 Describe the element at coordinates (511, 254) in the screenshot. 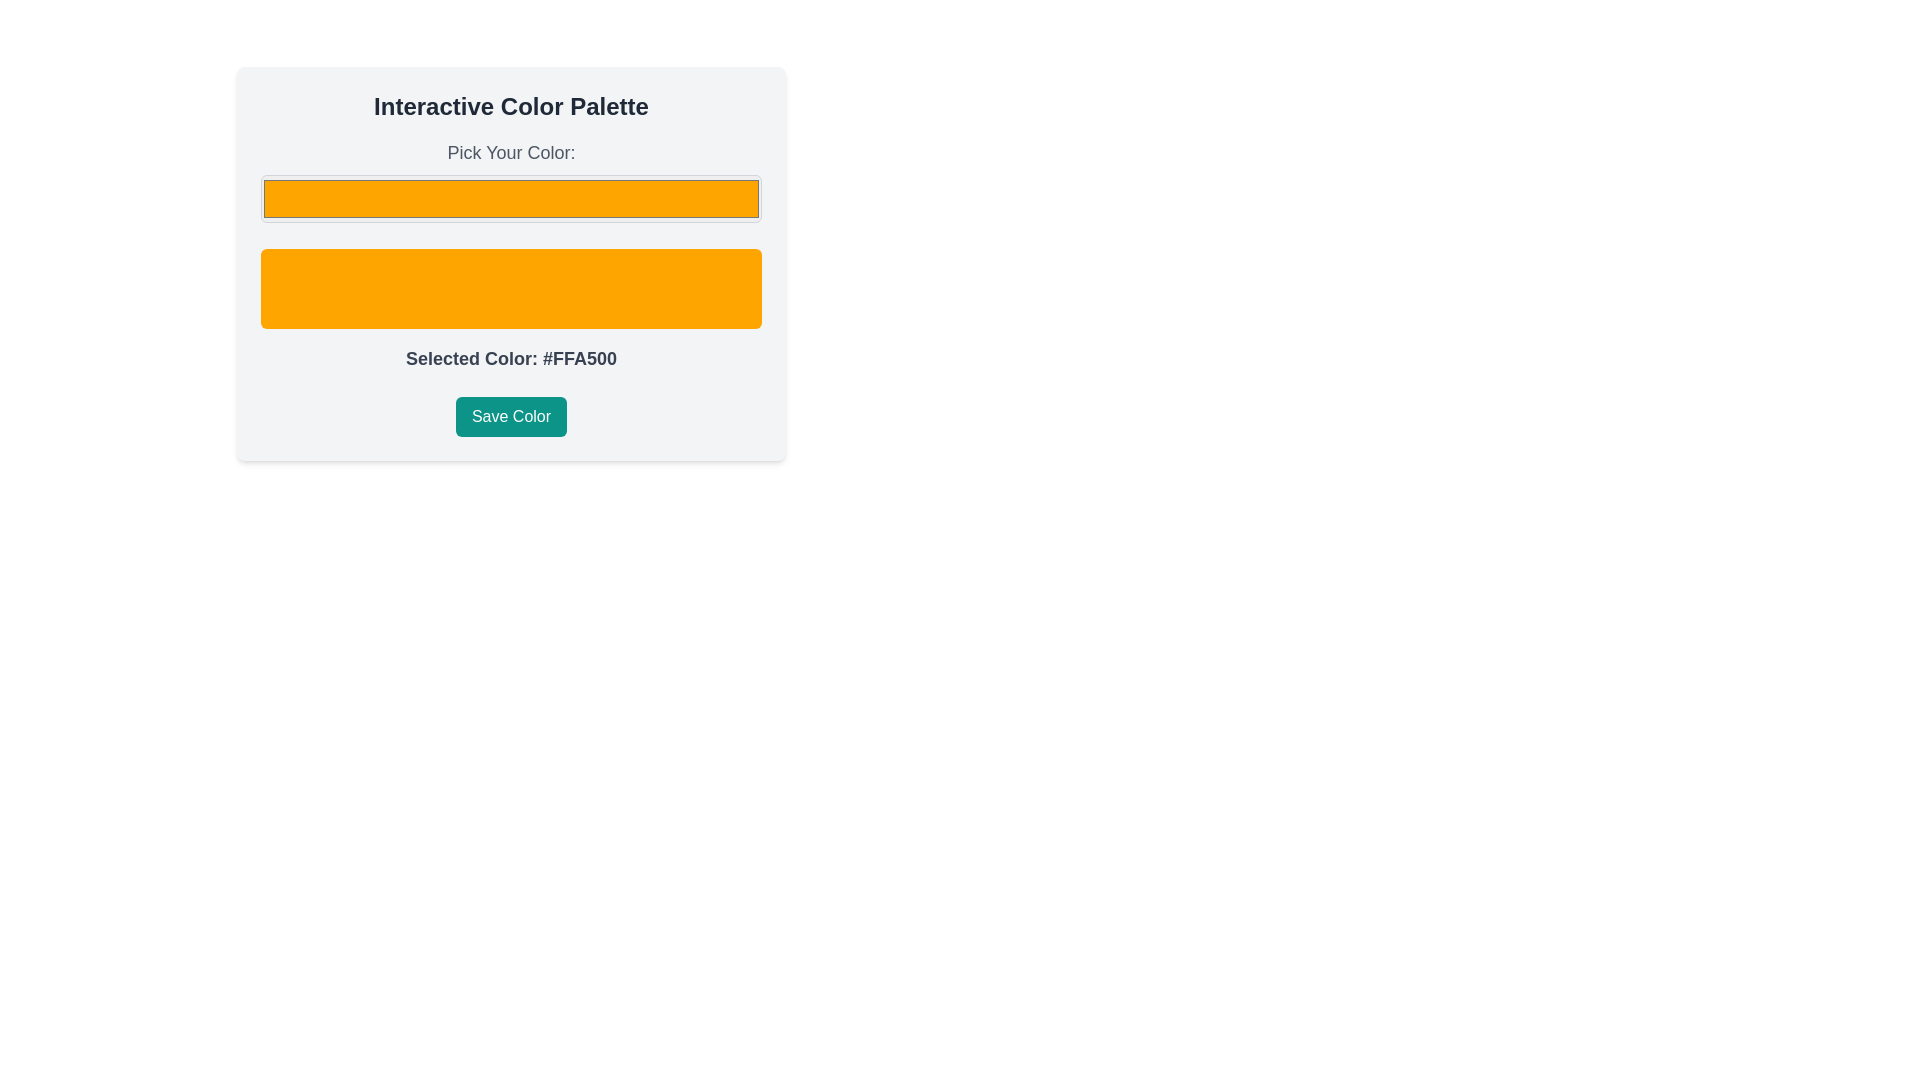

I see `the Color Preview Panel element which has a highlighted orange background and displays 'Selected Color: #FFA500'` at that location.